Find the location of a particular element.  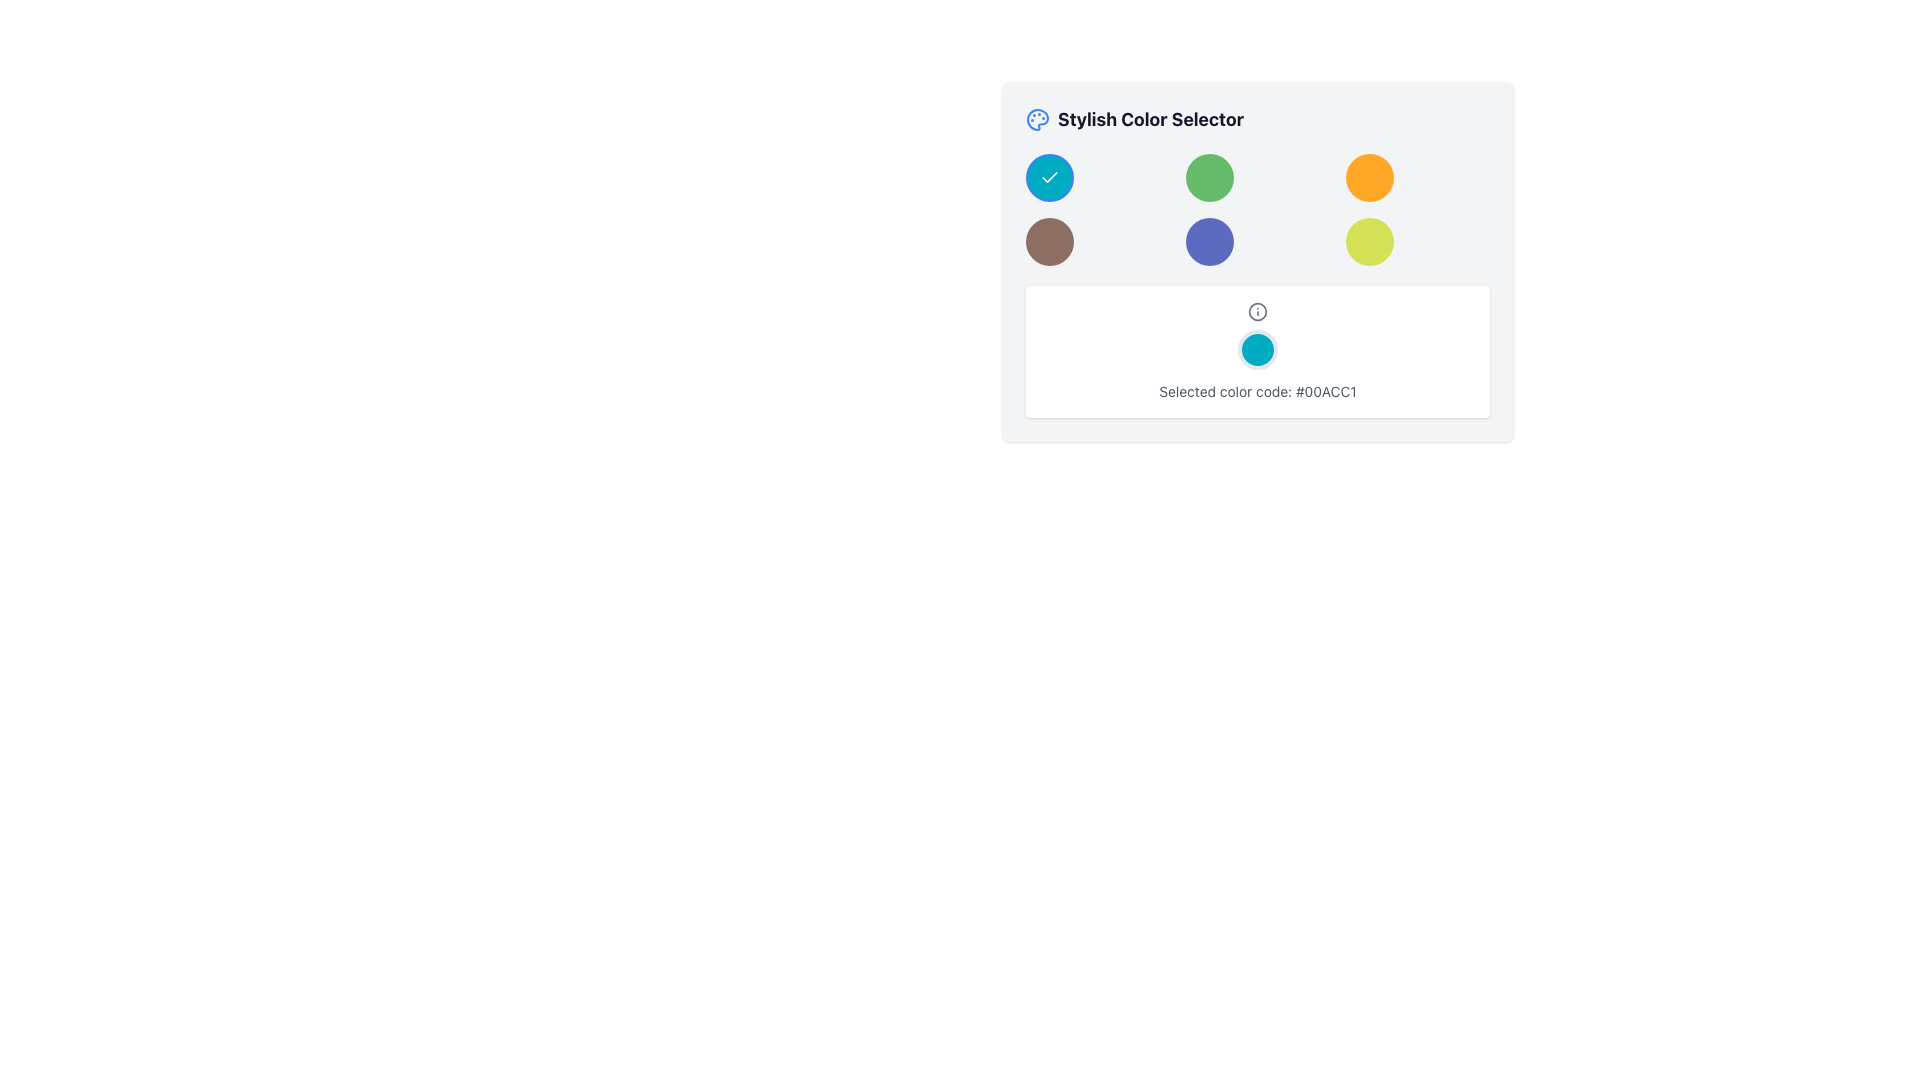

the static colored circle that indicates the currently selected color, which is displayed within the box labeled 'Selected color code: #00ACC1' is located at coordinates (1256, 349).